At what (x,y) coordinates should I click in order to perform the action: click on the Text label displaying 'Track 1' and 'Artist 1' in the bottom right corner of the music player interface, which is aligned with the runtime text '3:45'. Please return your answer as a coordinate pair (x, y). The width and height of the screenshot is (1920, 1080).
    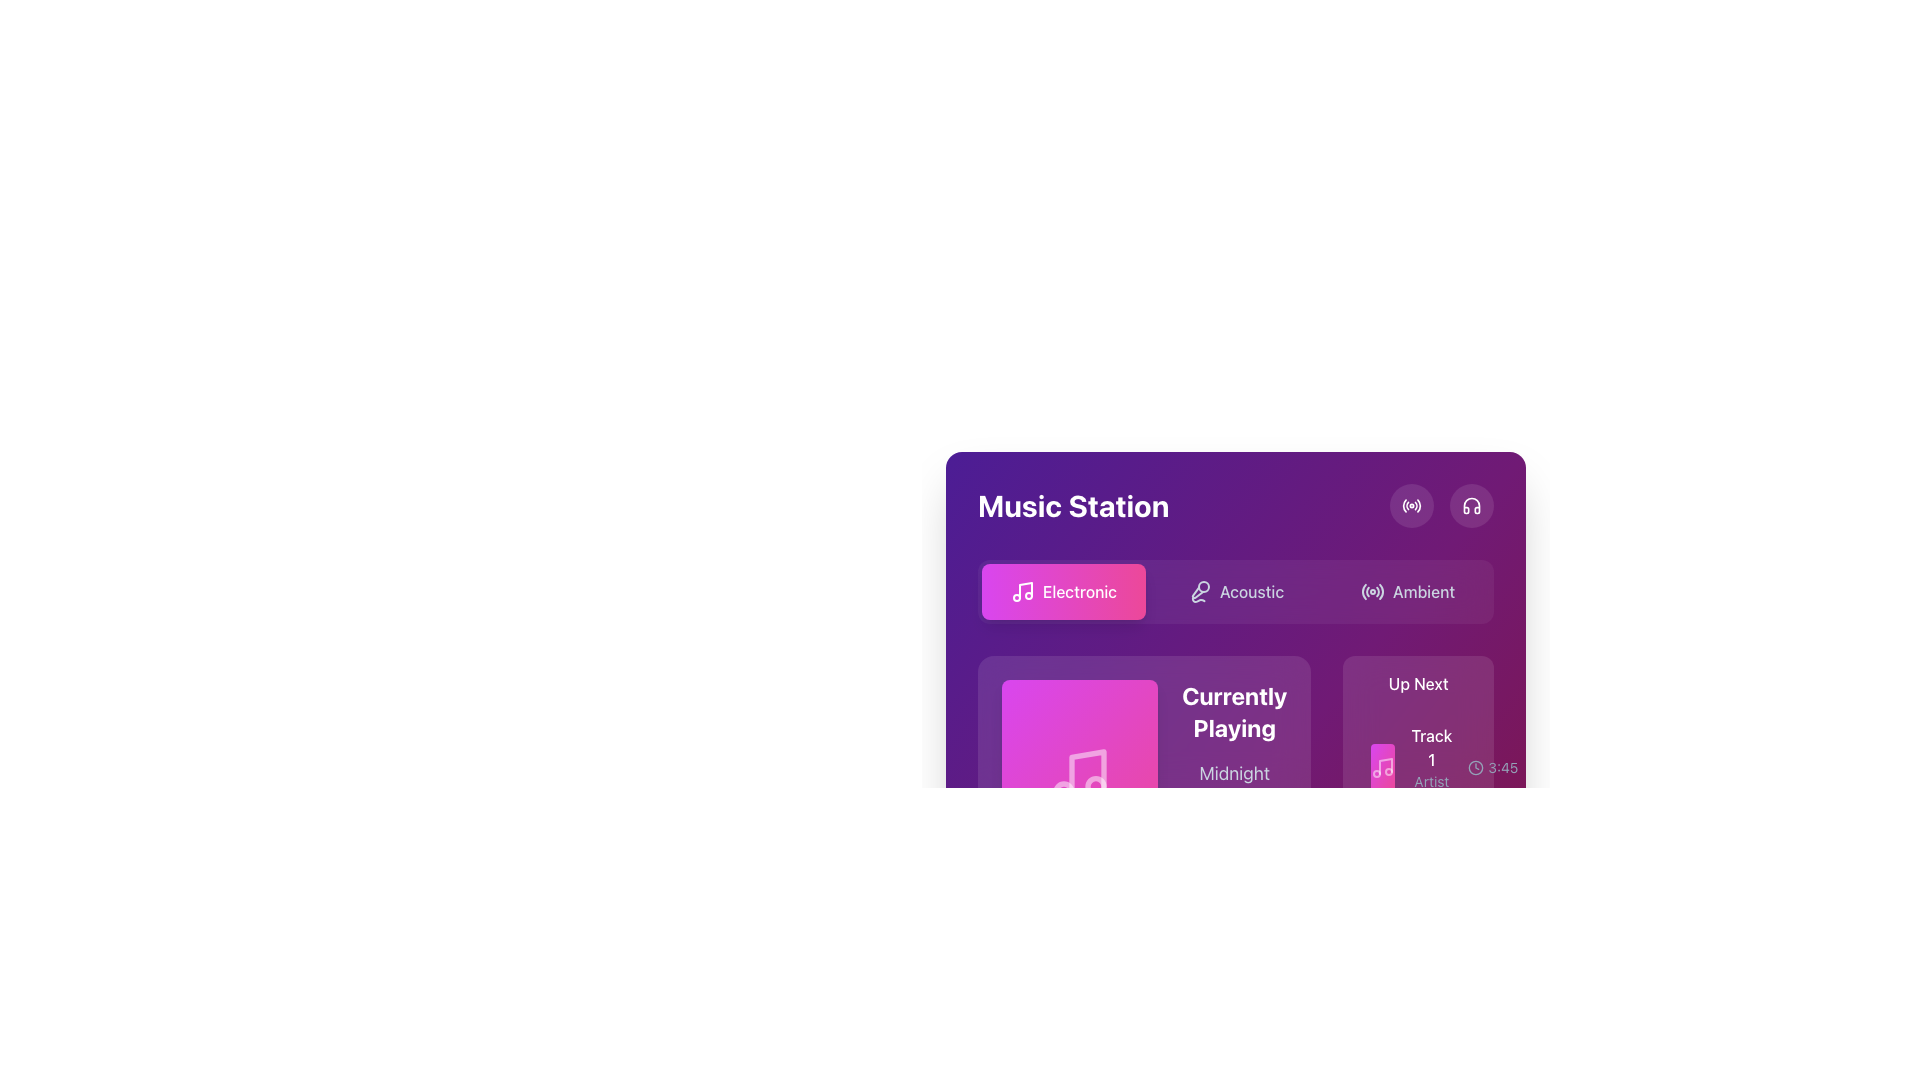
    Looking at the image, I should click on (1430, 766).